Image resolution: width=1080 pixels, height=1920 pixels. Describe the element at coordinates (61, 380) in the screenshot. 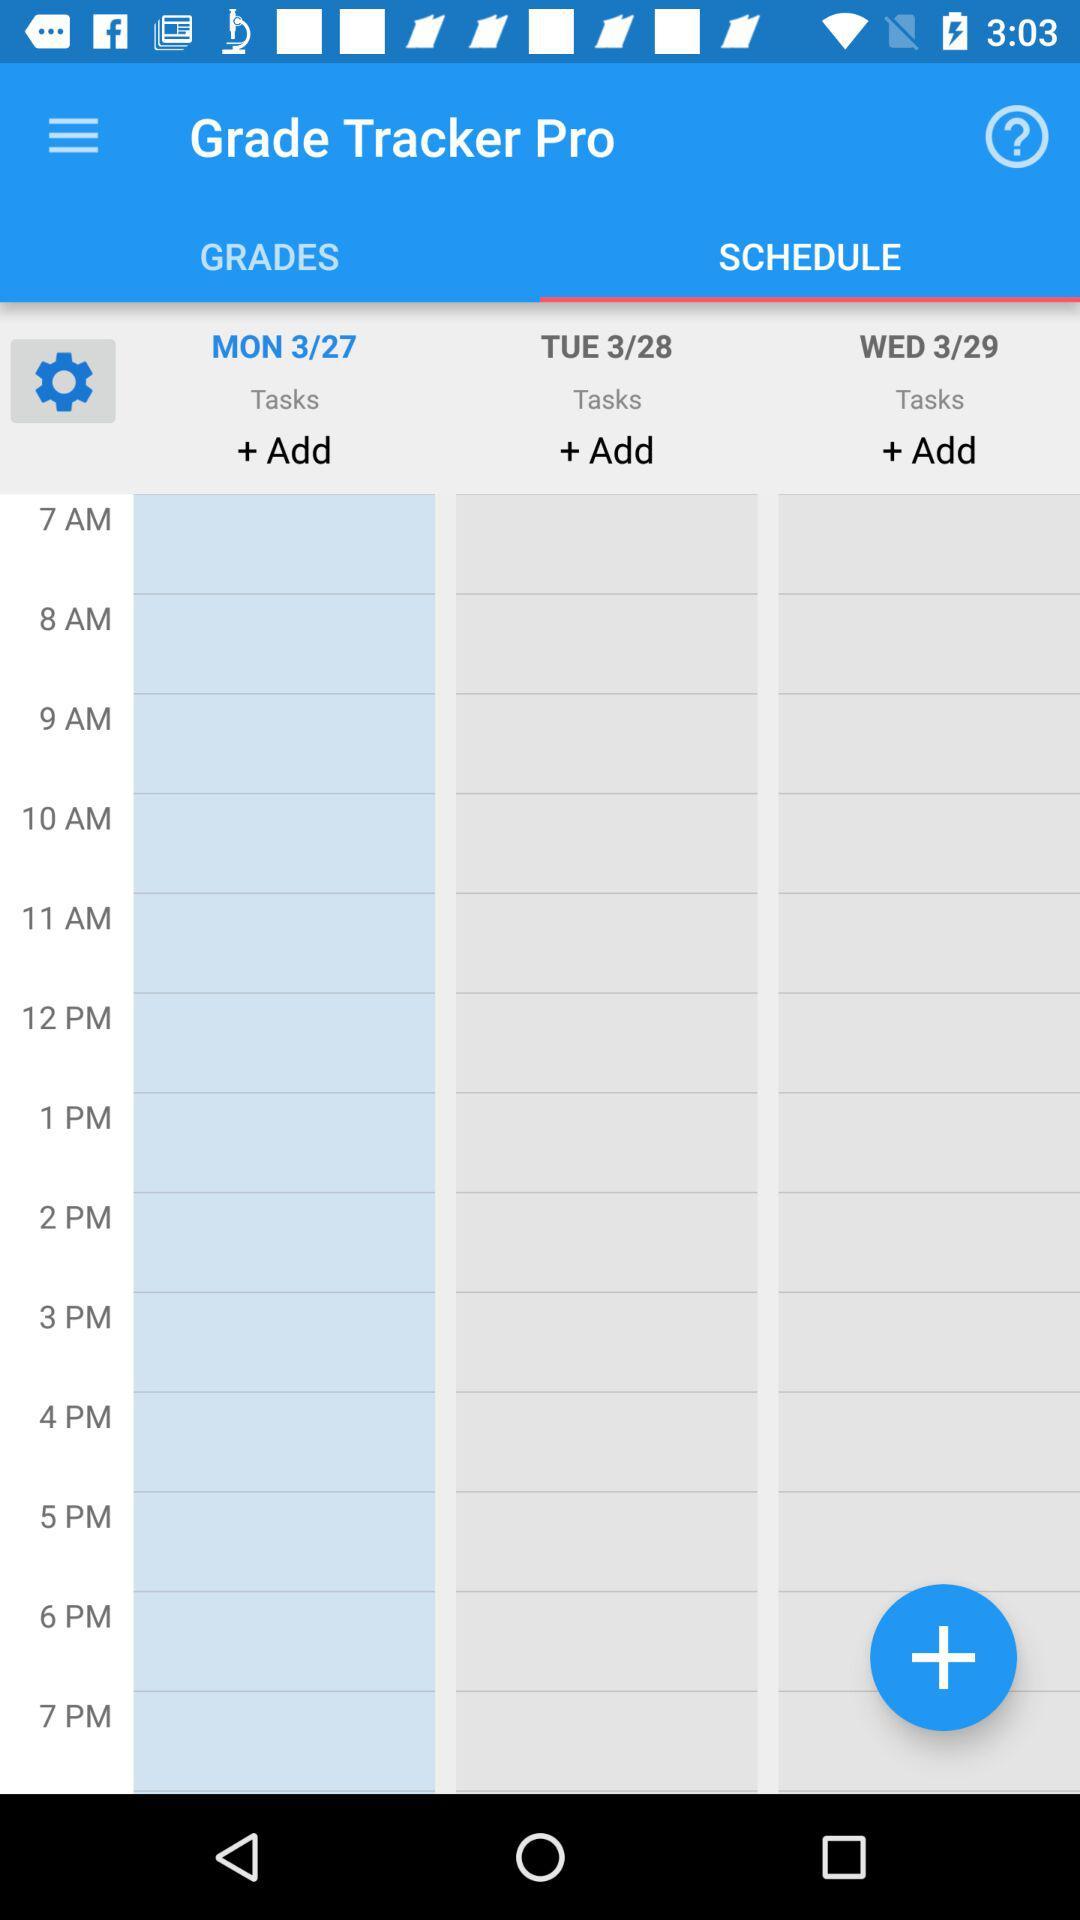

I see `the settings page` at that location.